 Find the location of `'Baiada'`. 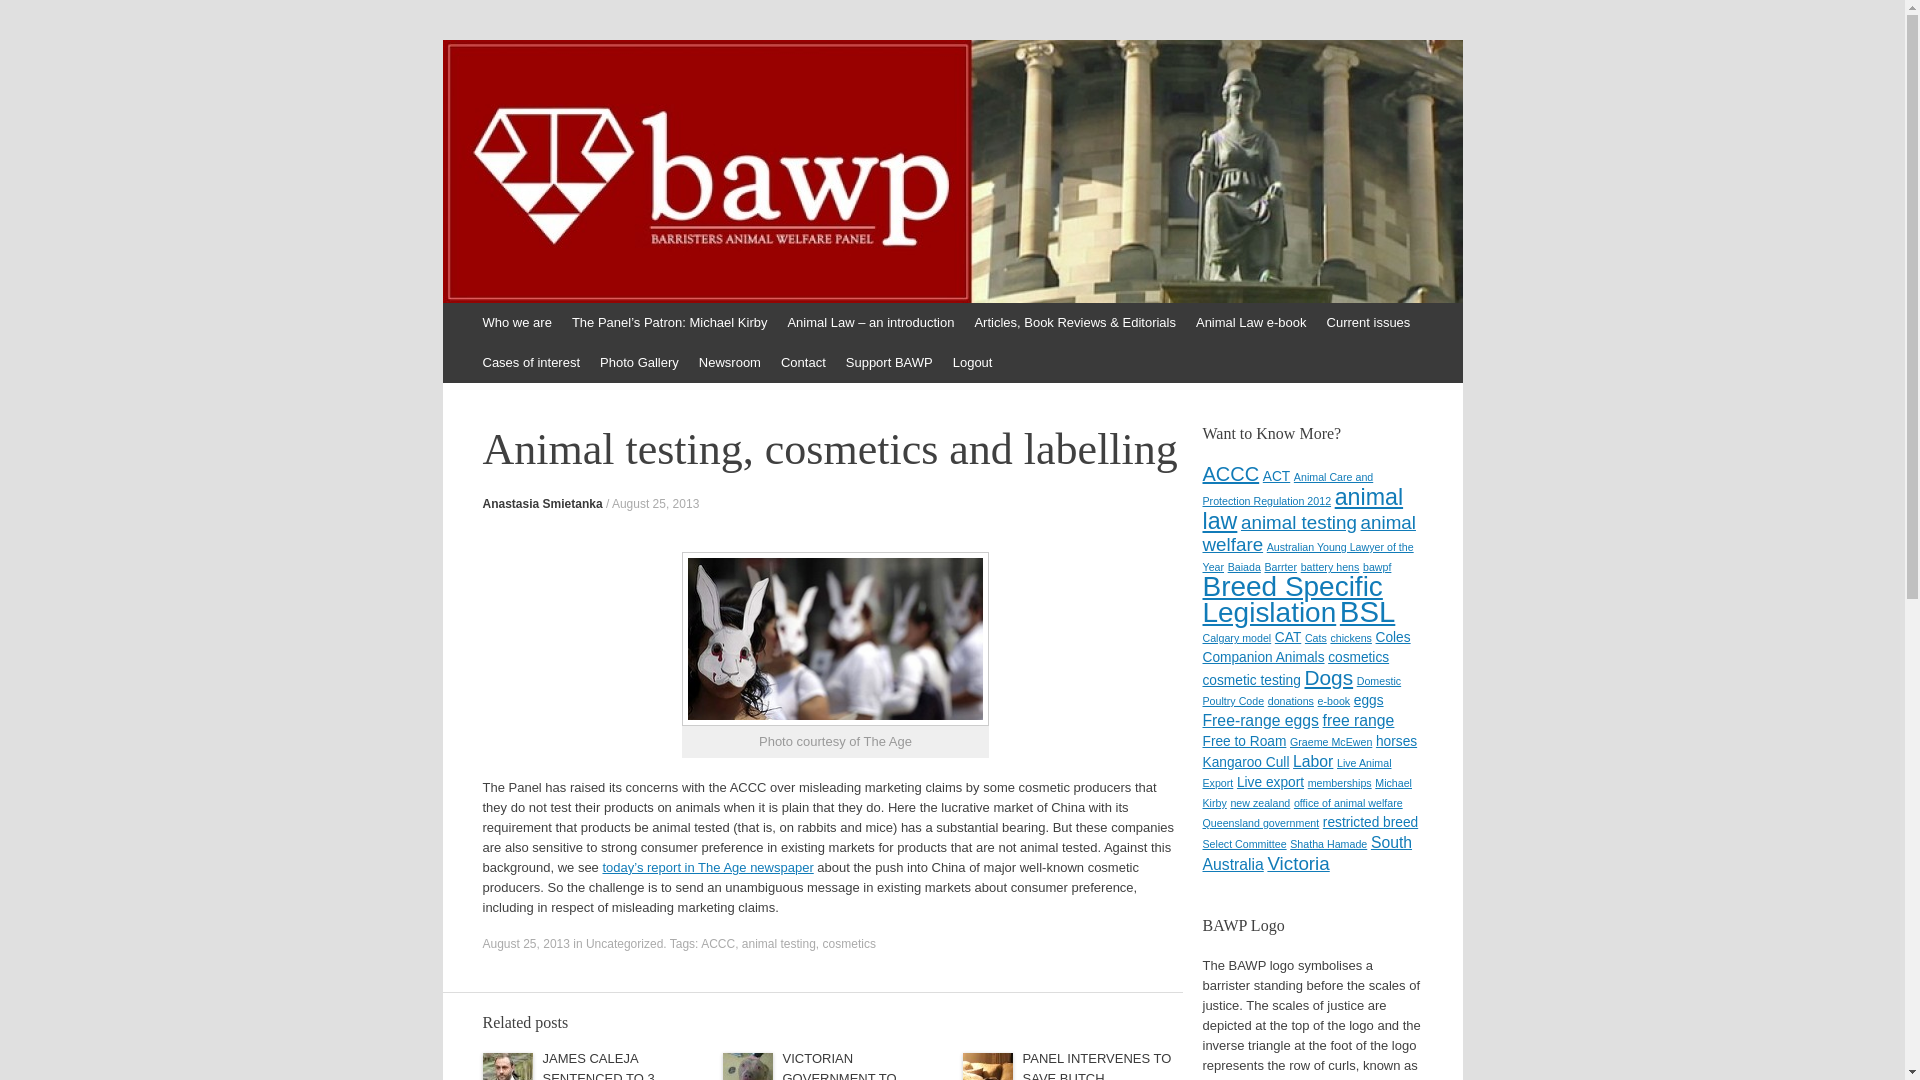

'Baiada' is located at coordinates (1227, 567).